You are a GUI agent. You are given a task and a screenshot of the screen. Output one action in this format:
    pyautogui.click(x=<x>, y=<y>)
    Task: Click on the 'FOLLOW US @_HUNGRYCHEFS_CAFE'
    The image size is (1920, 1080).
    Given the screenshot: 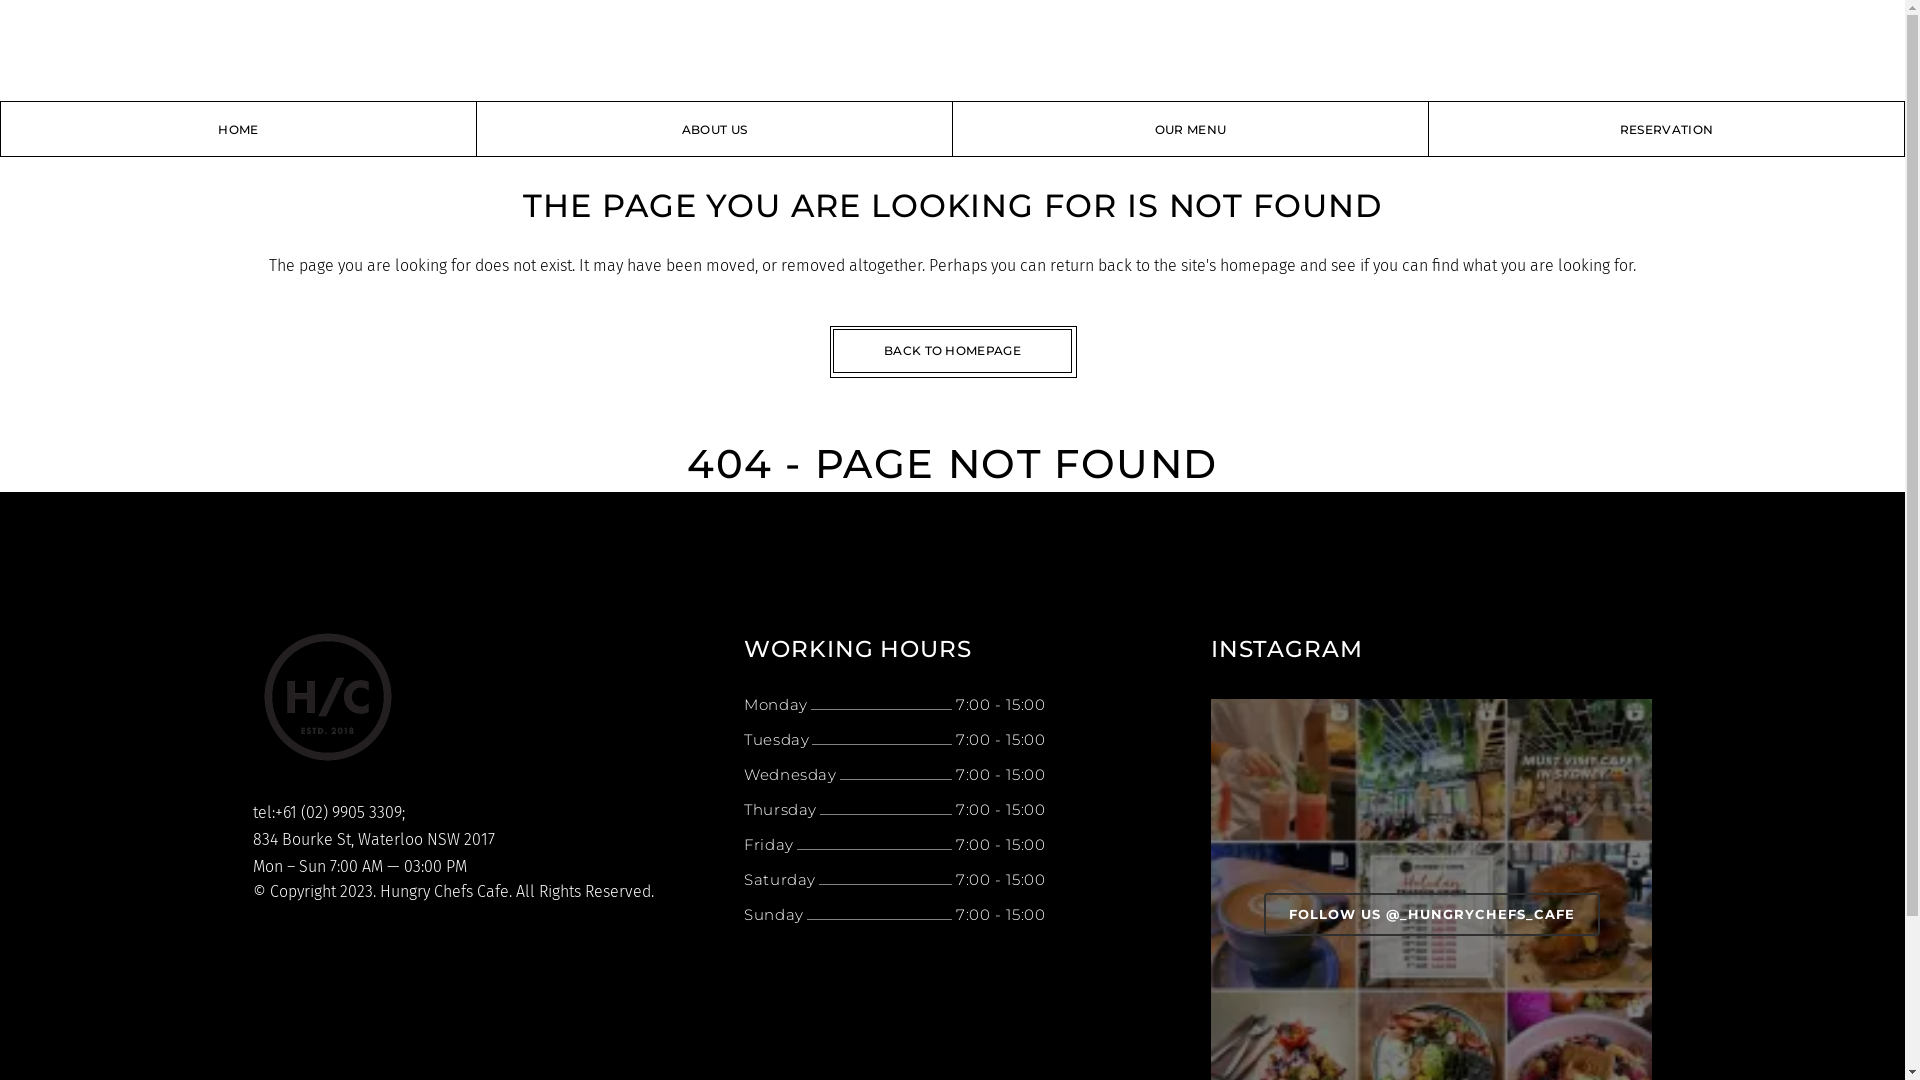 What is the action you would take?
    pyautogui.click(x=1430, y=913)
    